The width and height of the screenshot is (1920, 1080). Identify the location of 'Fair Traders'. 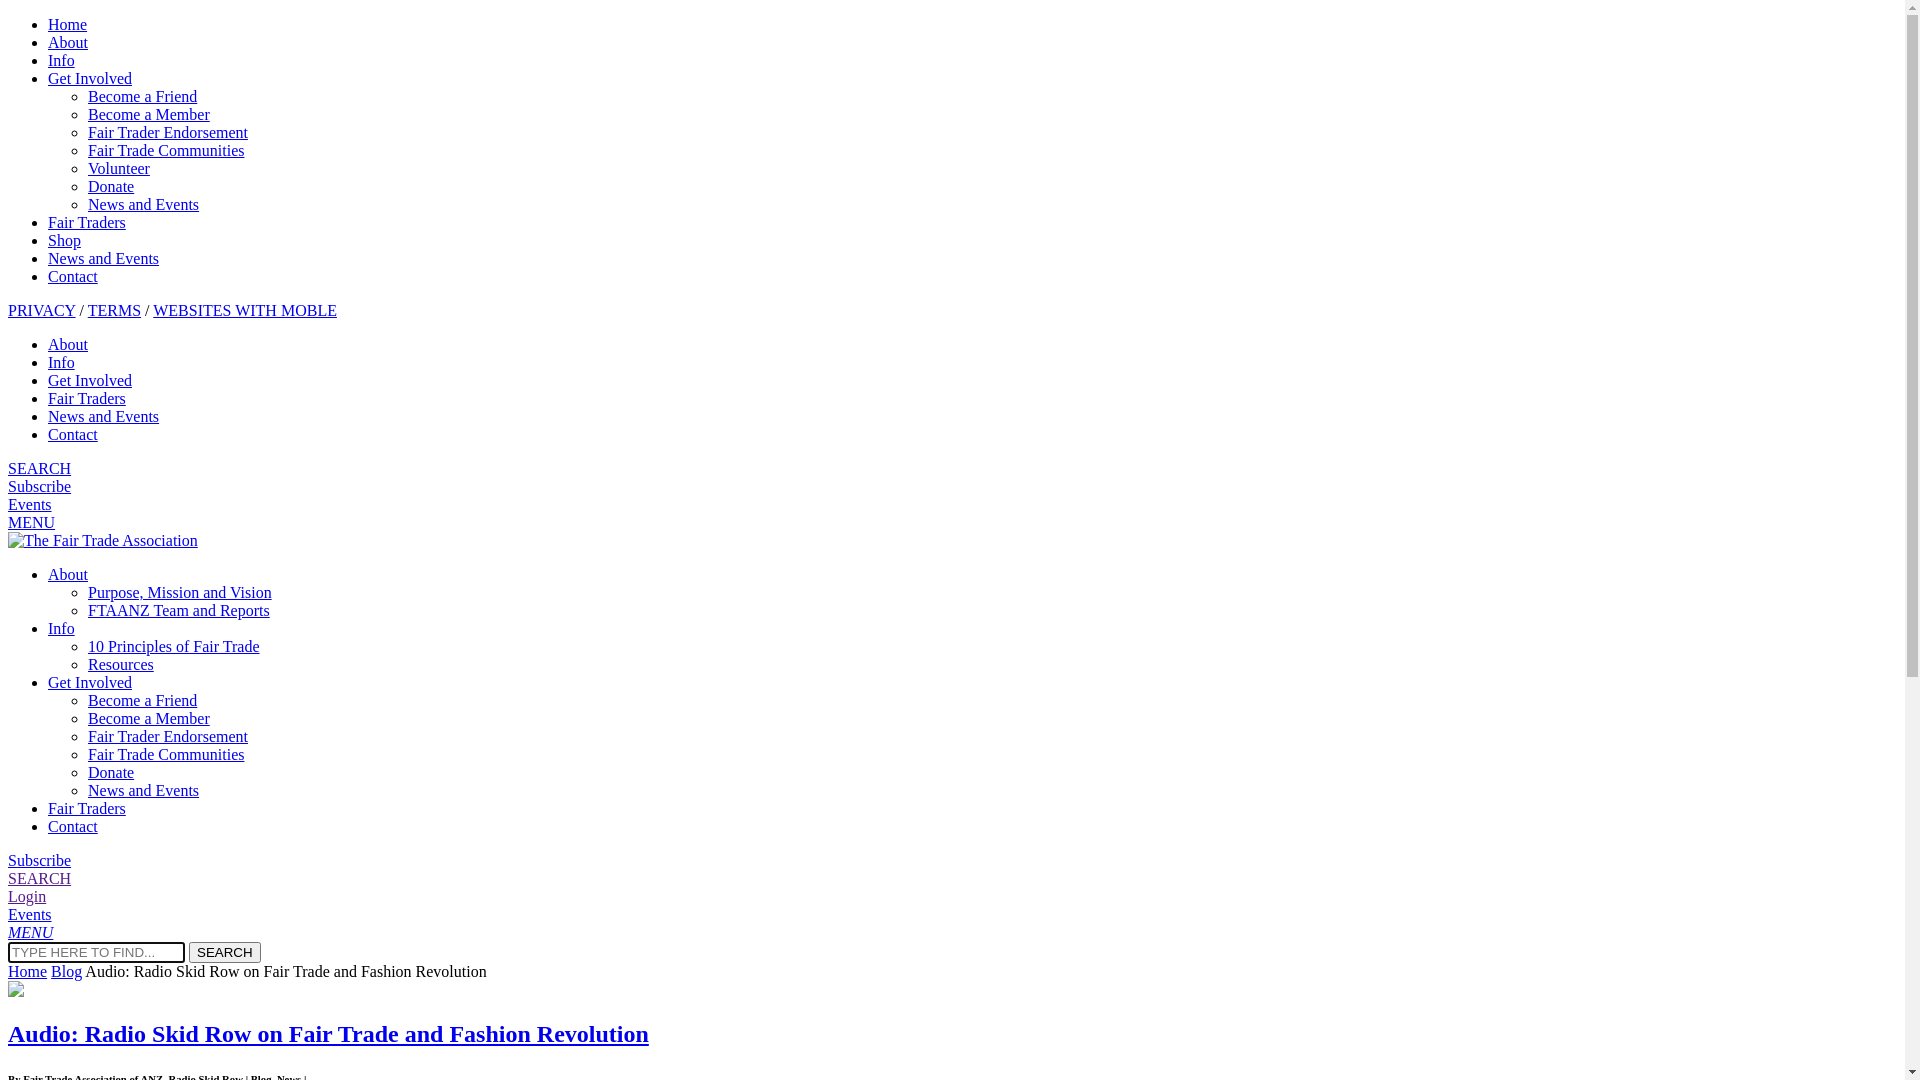
(48, 398).